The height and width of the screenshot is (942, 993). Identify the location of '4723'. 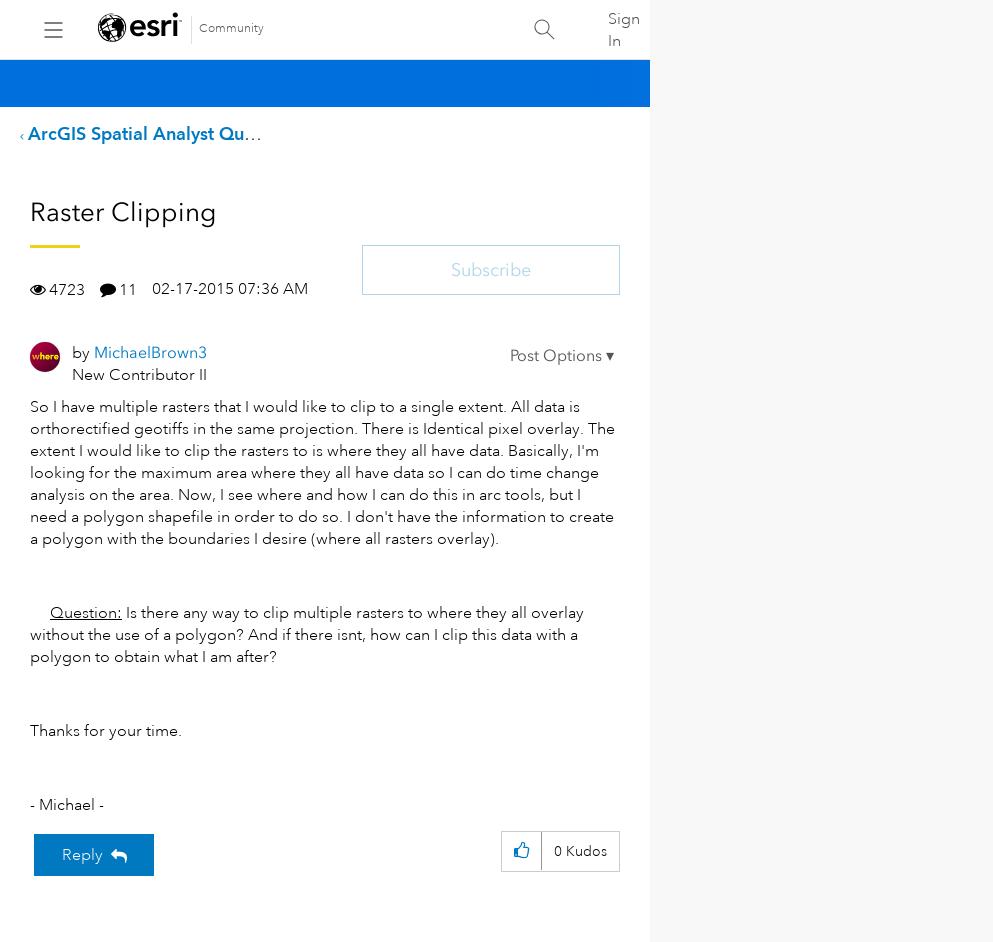
(67, 289).